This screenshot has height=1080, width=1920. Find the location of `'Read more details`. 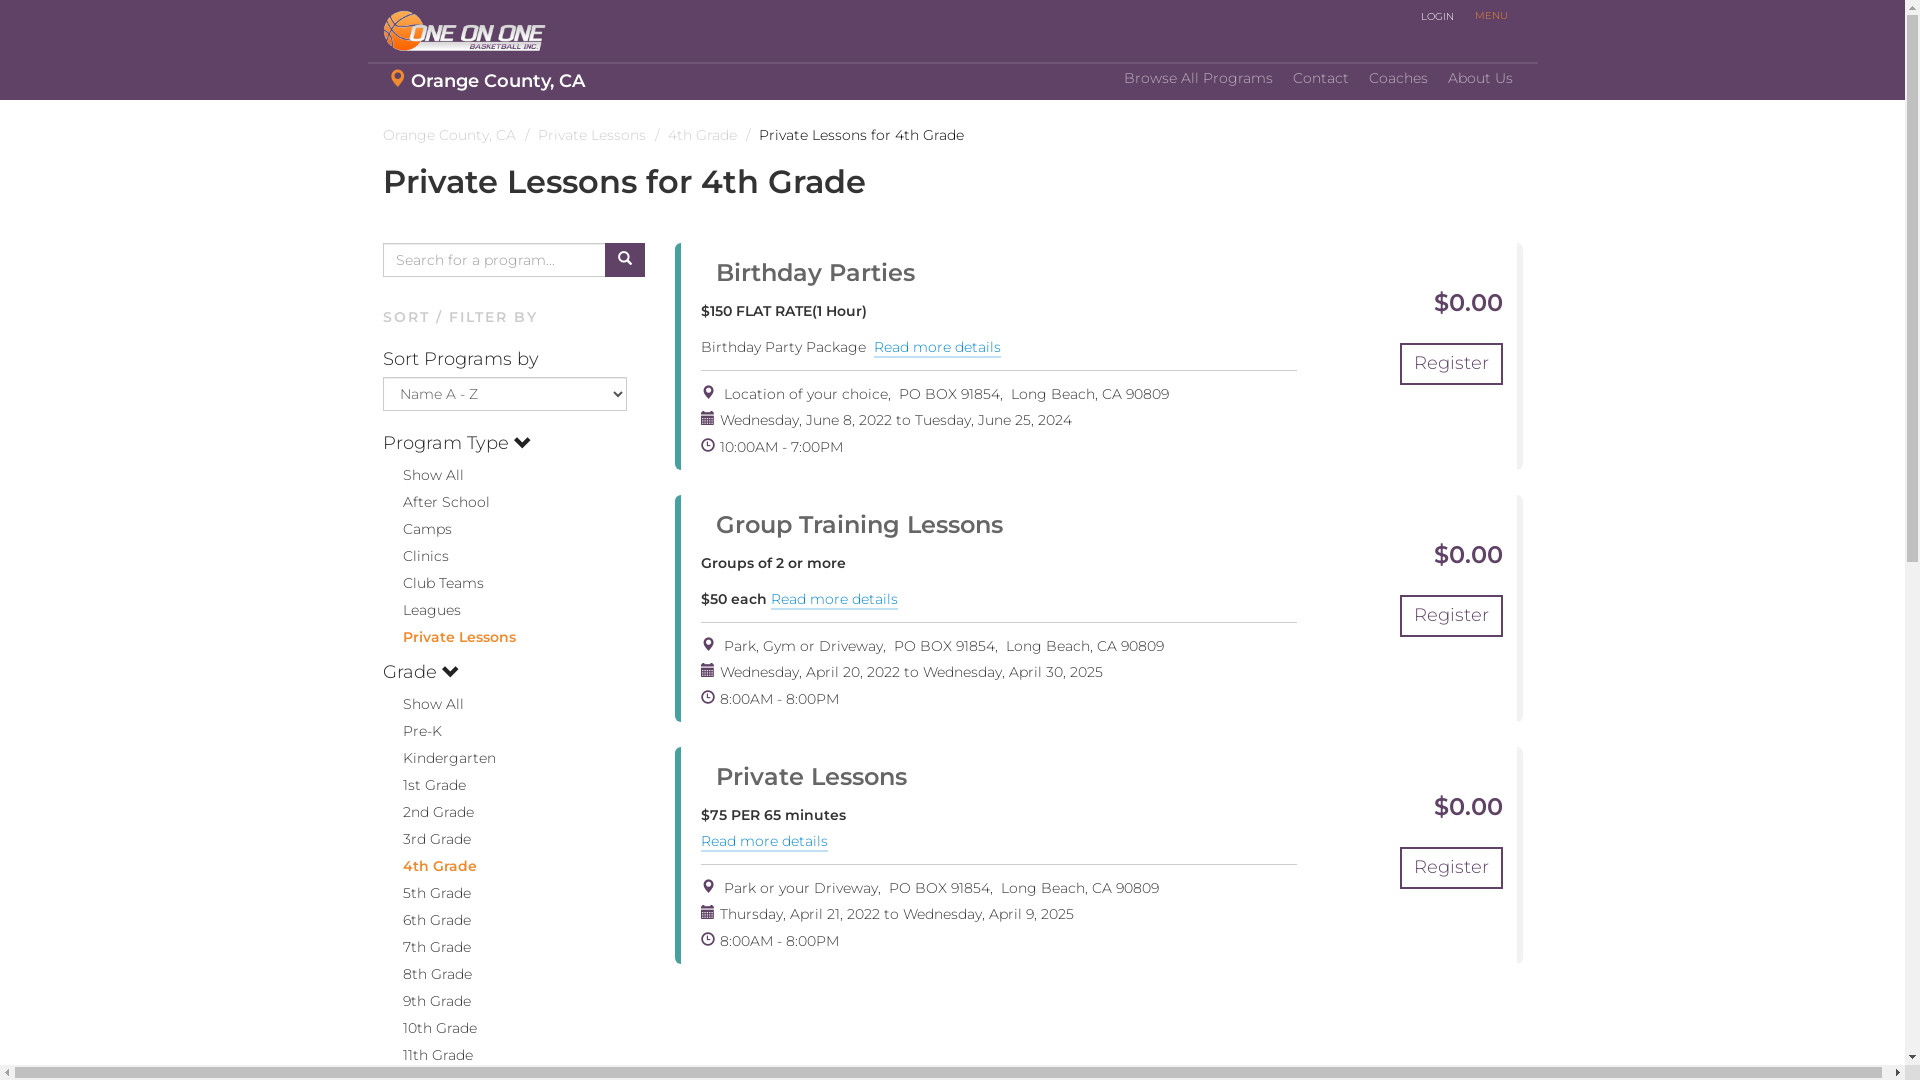

'Read more details is located at coordinates (834, 599).